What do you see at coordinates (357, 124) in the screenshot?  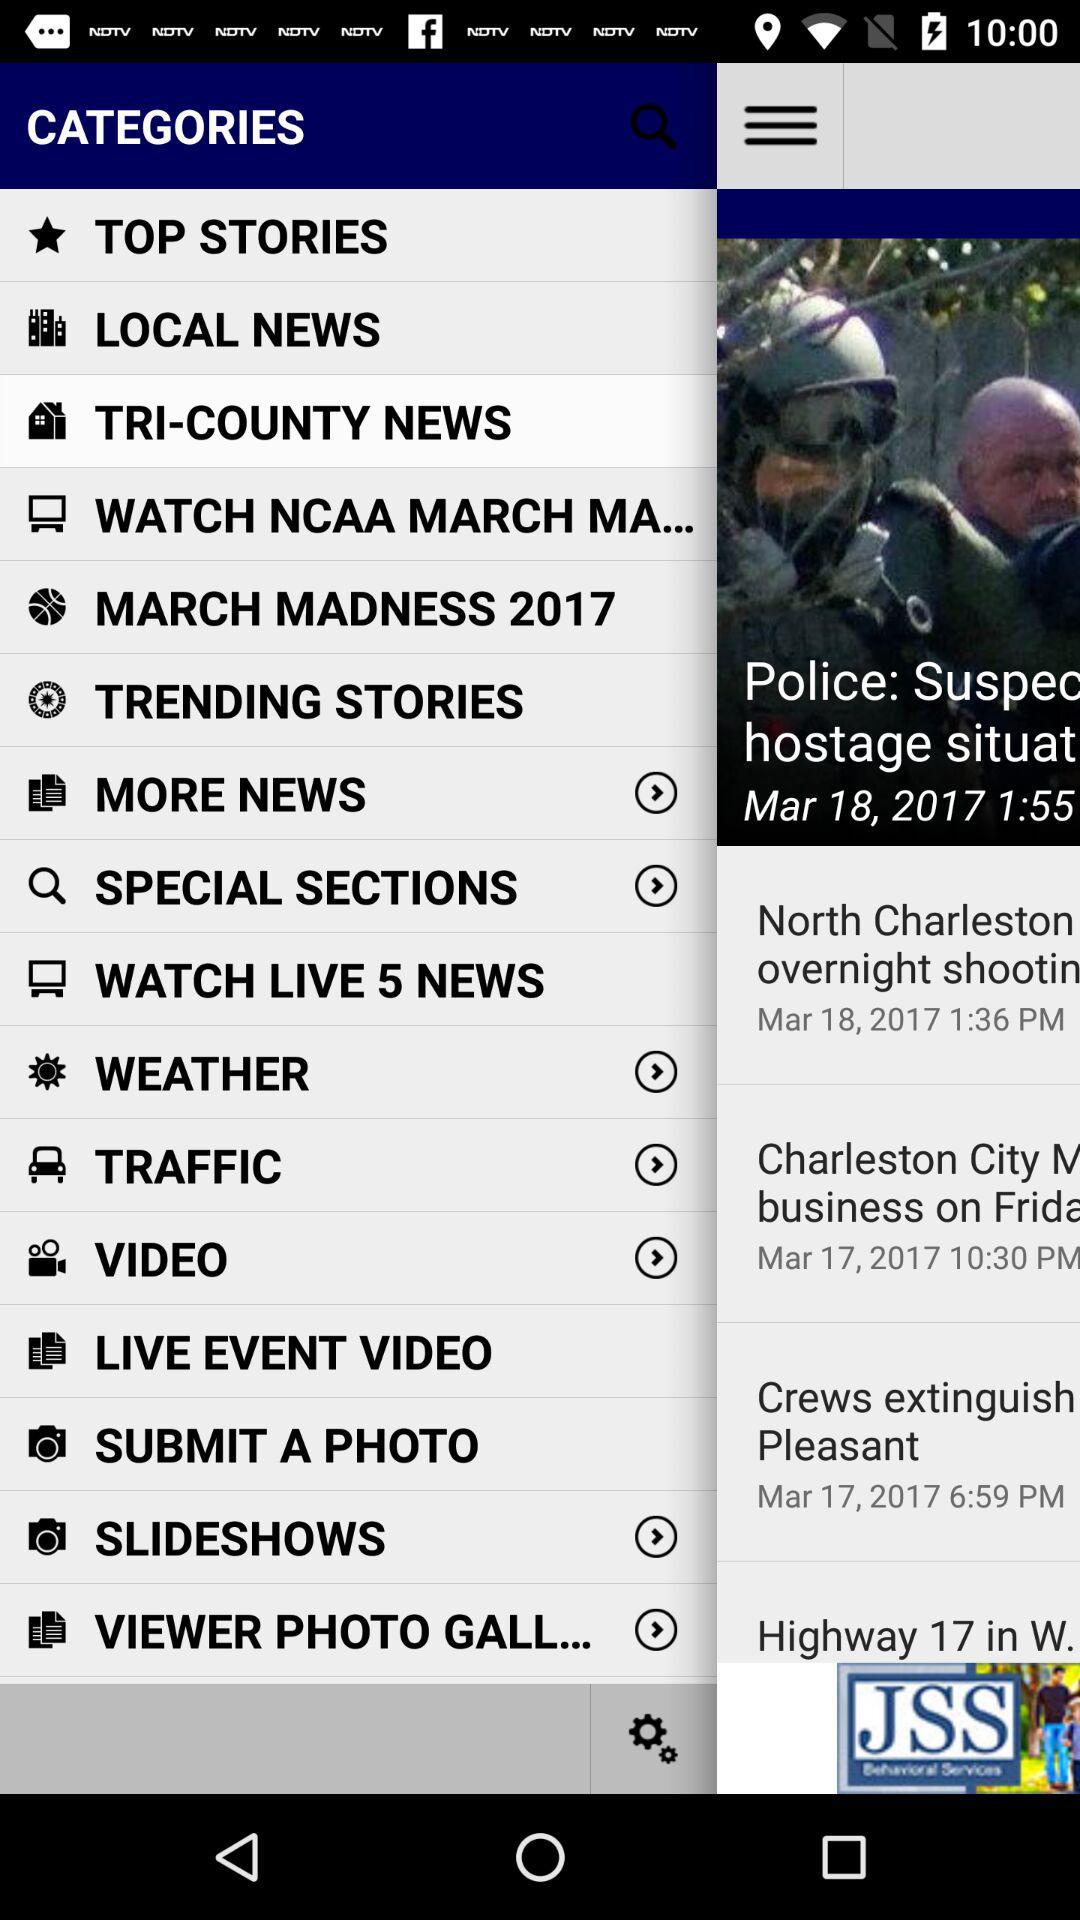 I see `categories` at bounding box center [357, 124].